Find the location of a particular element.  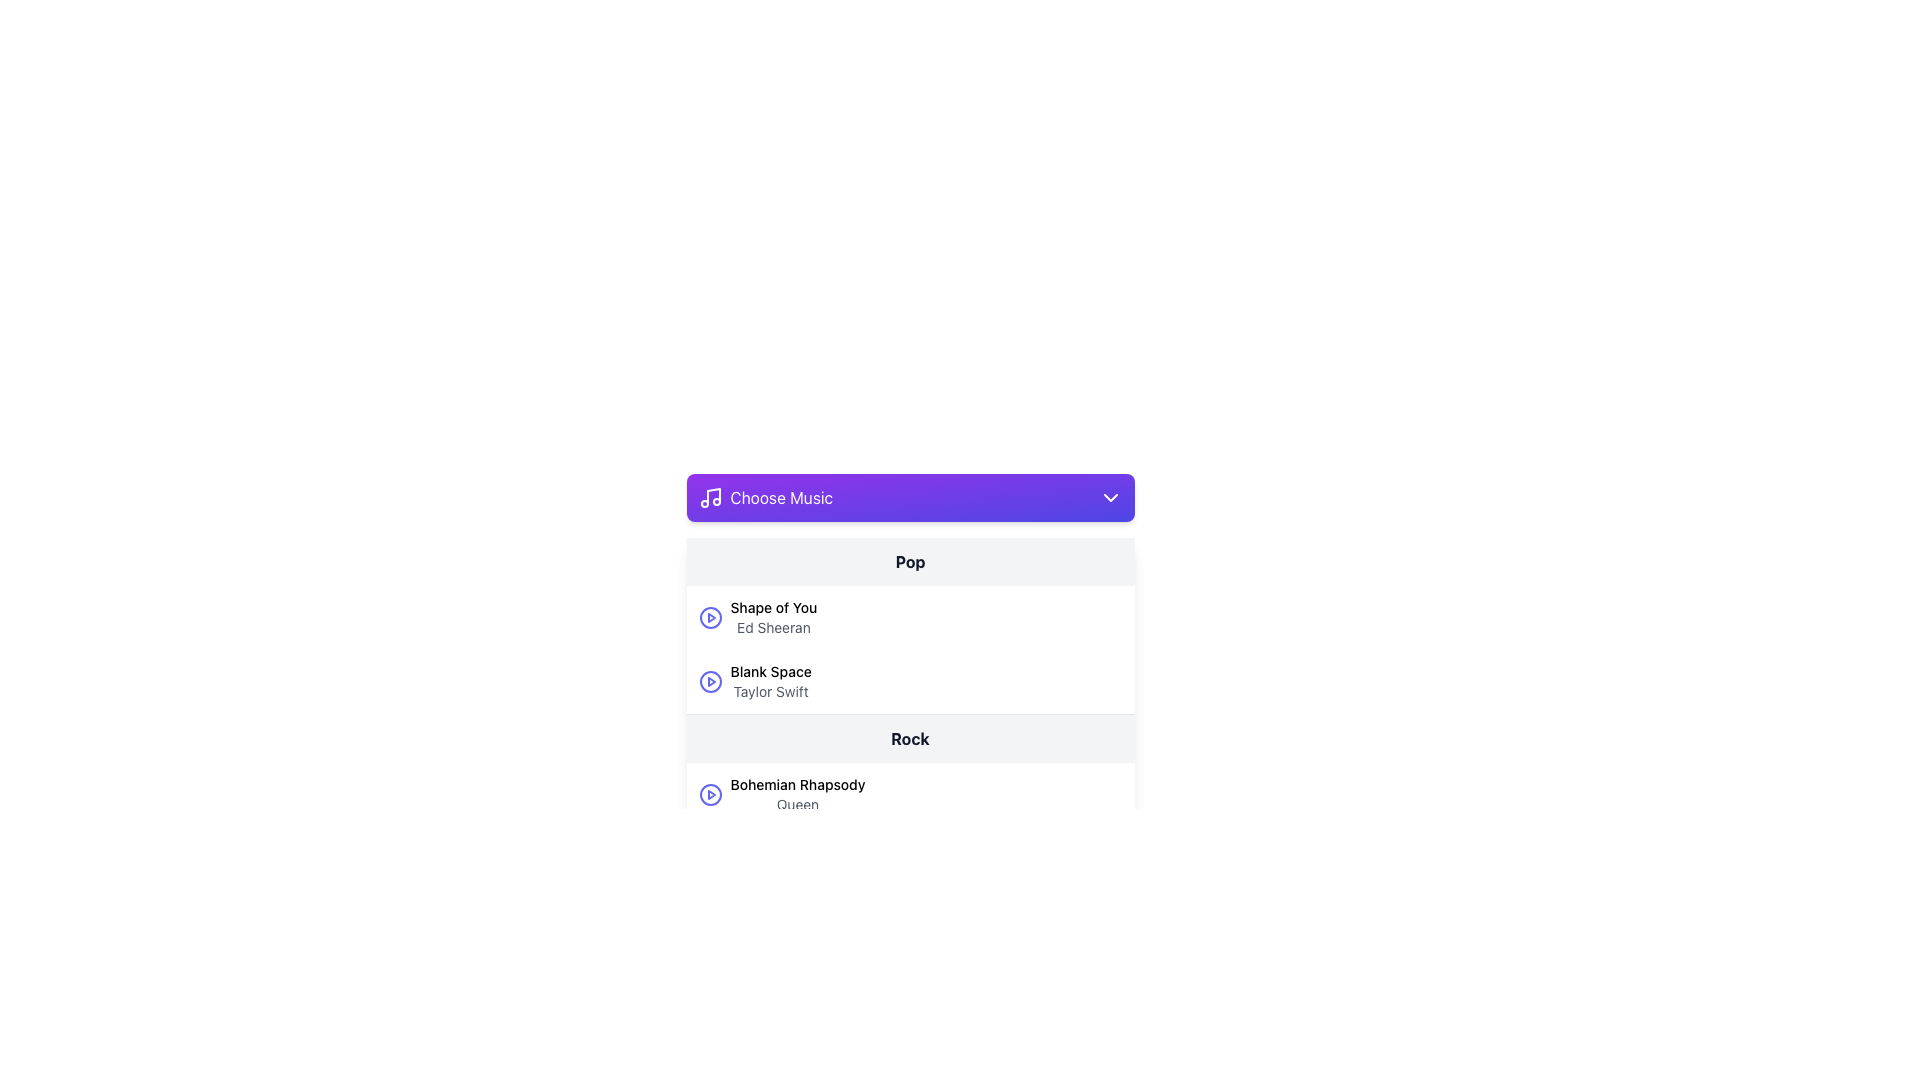

the second item in the music selection dropdown, which is the song 'Blank Space' by Taylor Swift is located at coordinates (909, 681).